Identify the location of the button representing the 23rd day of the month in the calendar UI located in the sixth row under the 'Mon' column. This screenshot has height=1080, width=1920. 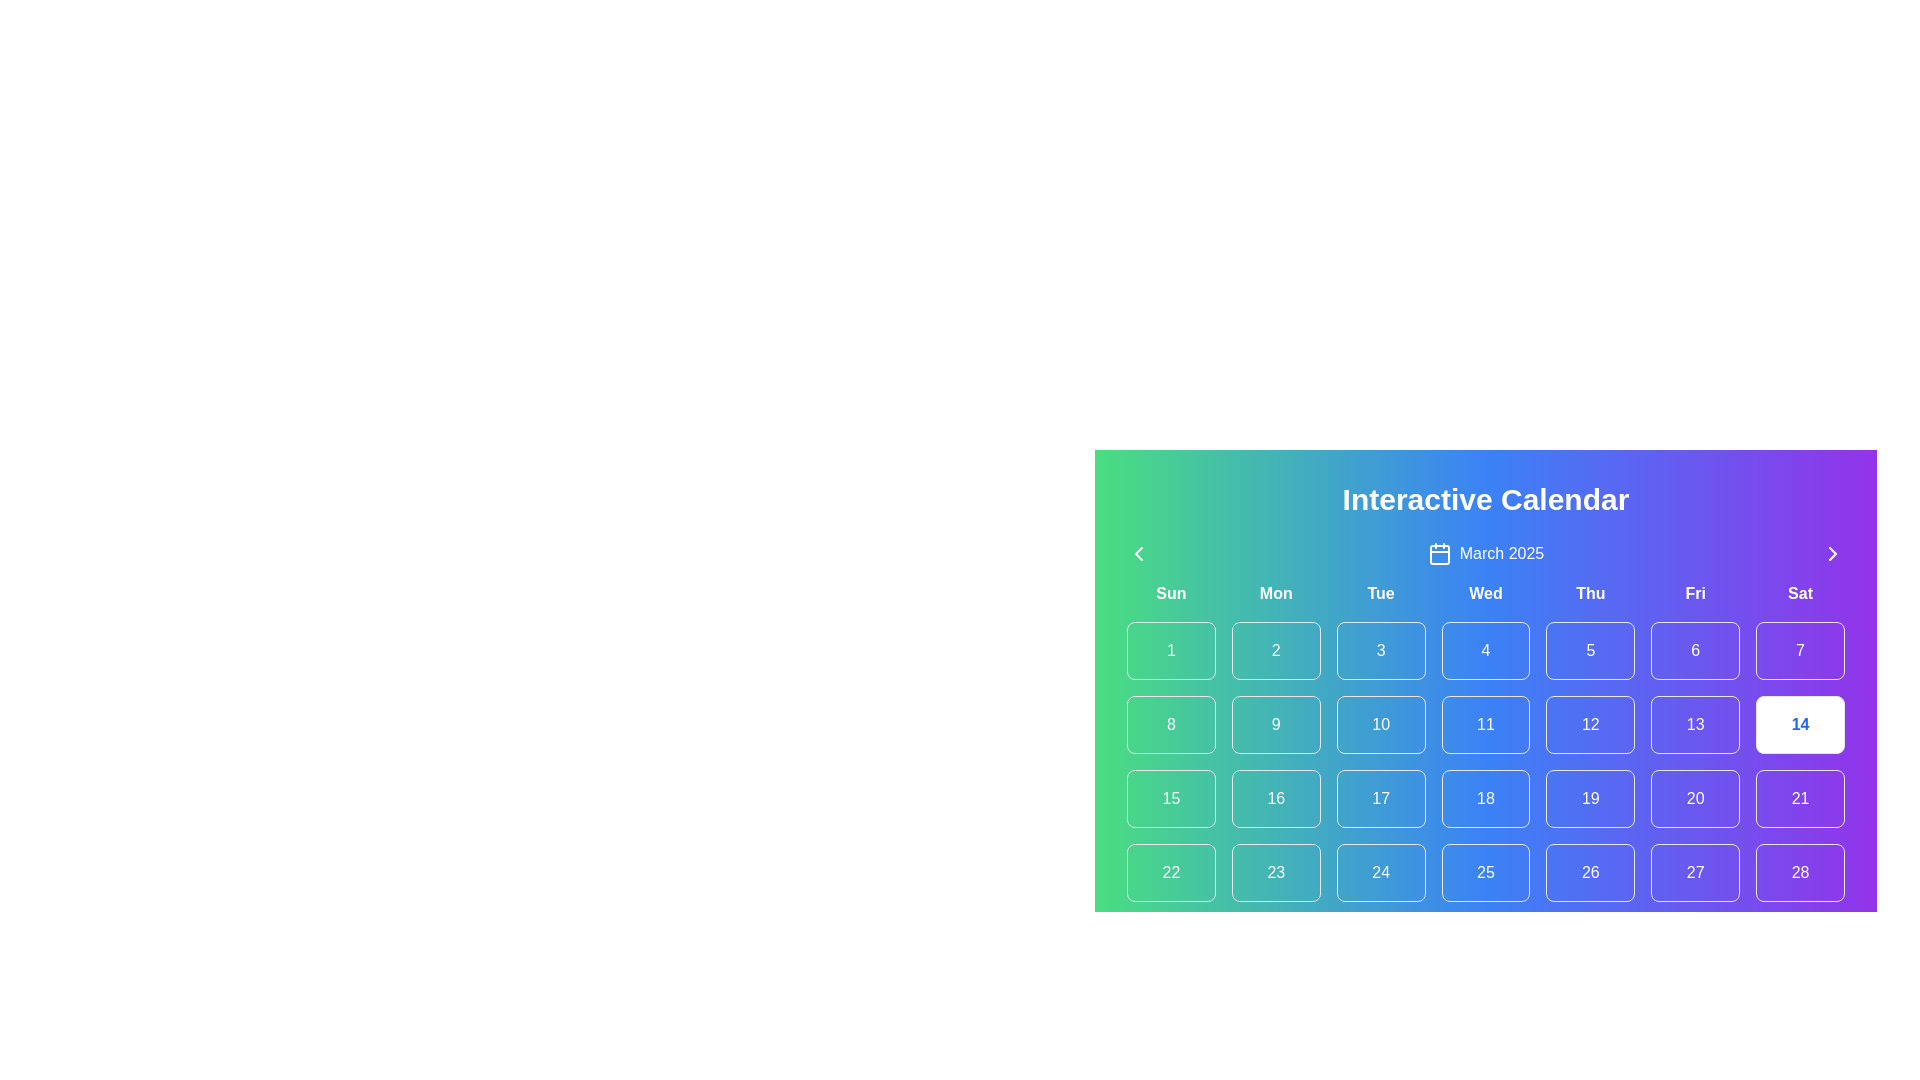
(1275, 871).